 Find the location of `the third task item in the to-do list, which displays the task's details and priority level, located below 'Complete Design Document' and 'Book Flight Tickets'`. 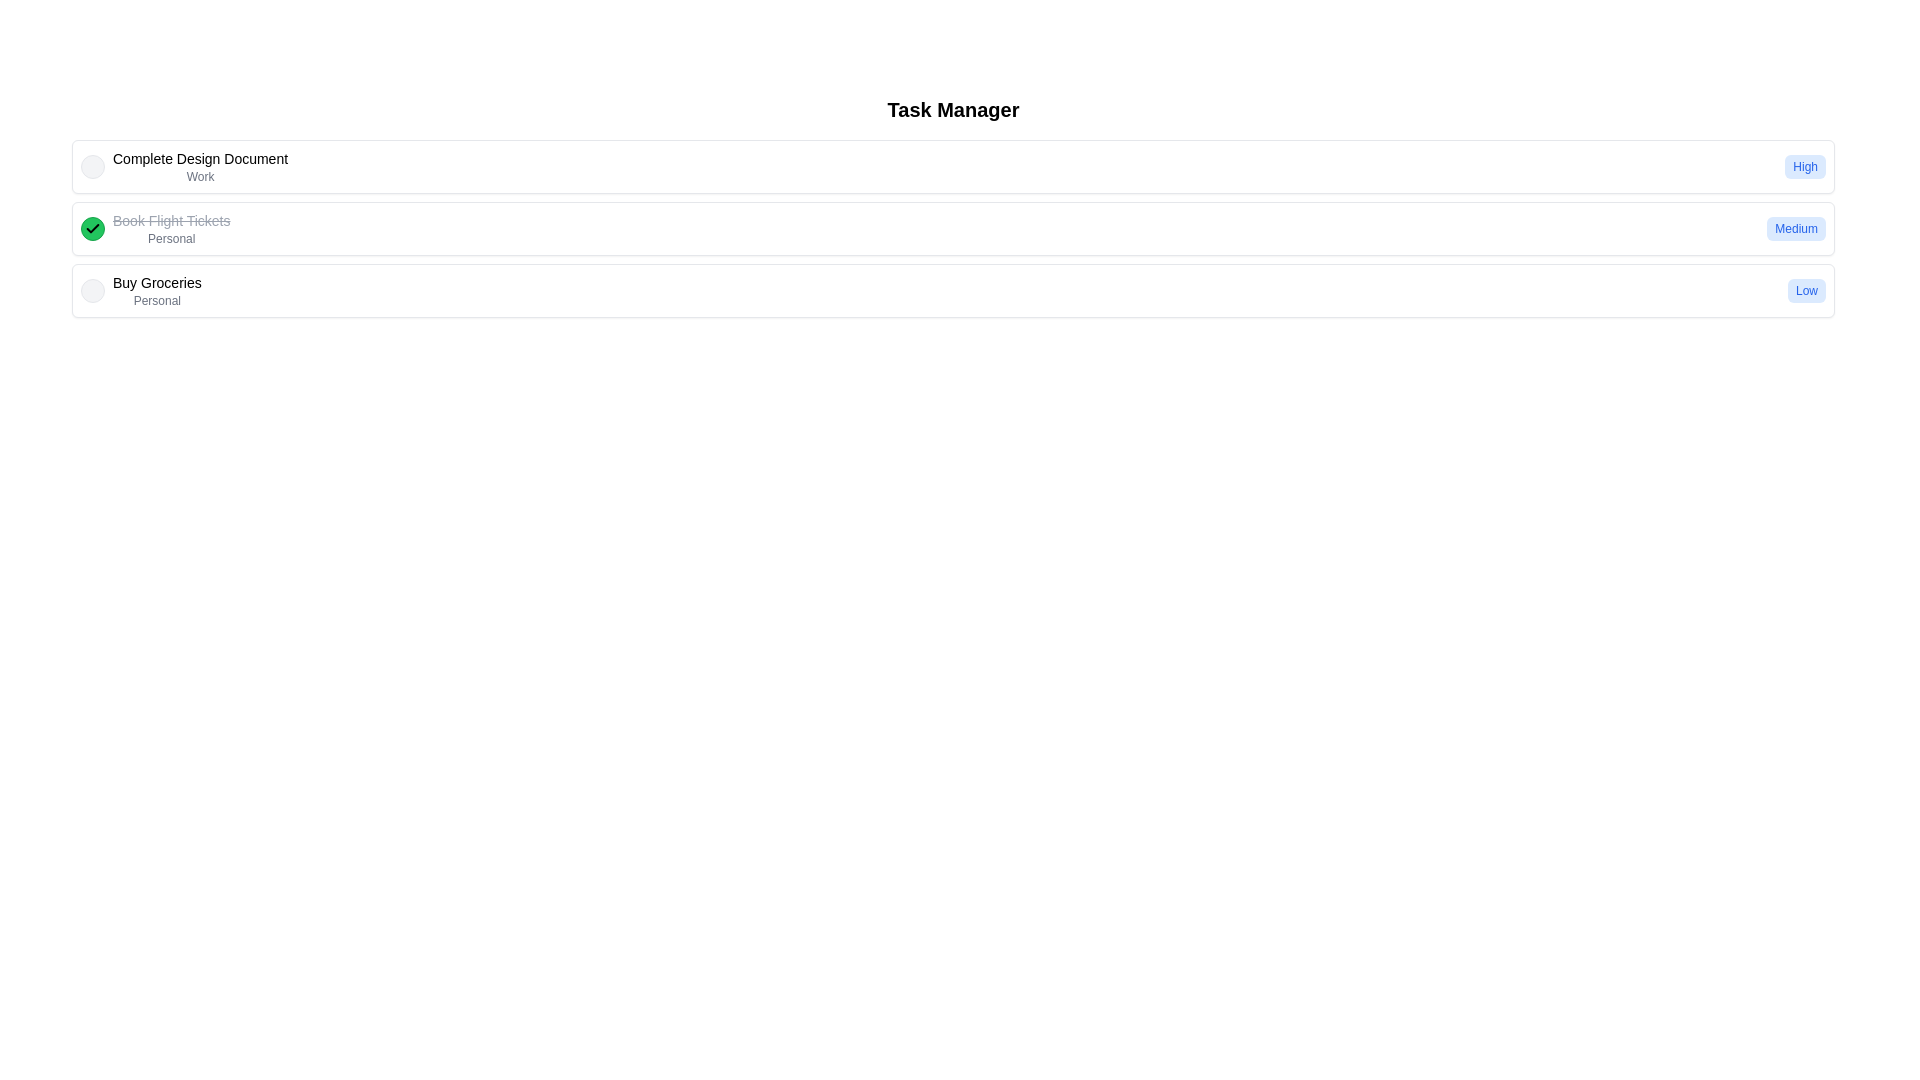

the third task item in the to-do list, which displays the task's details and priority level, located below 'Complete Design Document' and 'Book Flight Tickets' is located at coordinates (952, 290).